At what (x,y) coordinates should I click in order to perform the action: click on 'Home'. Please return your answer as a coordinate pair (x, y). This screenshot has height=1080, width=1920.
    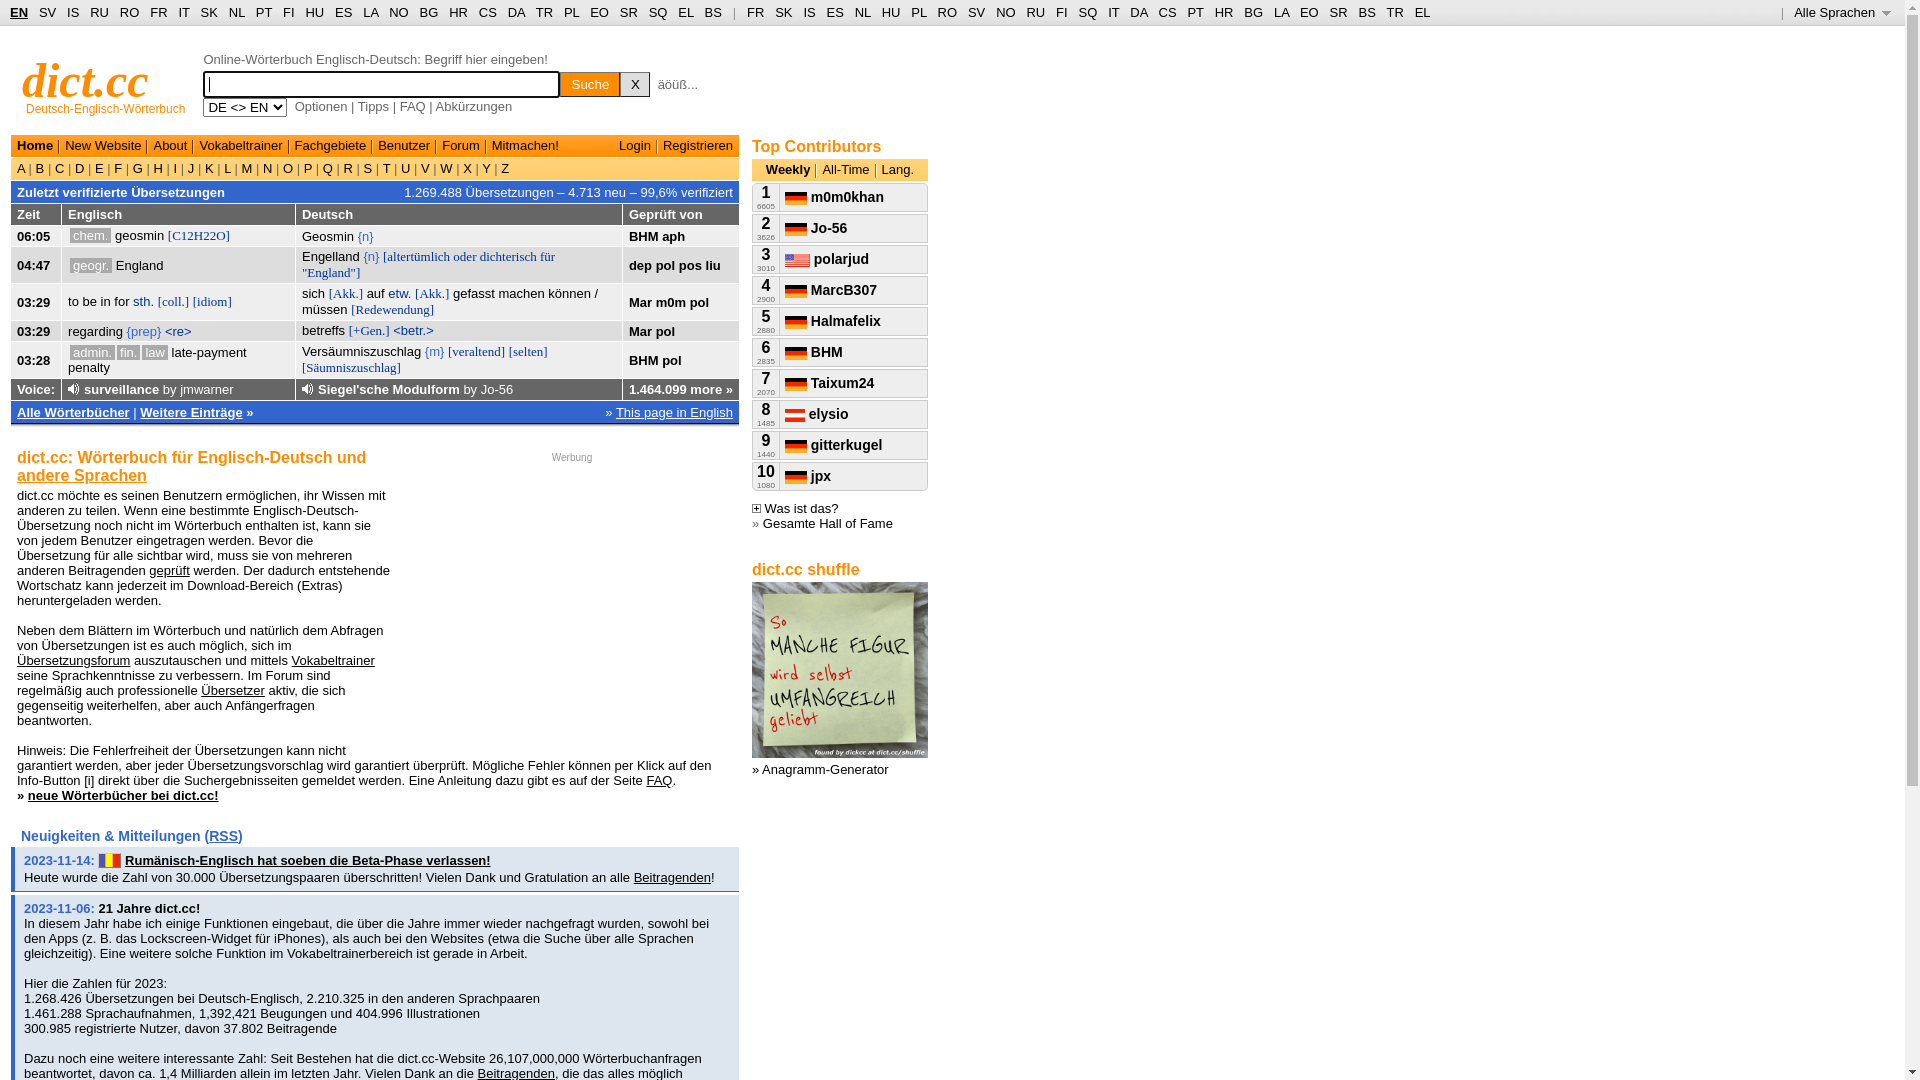
    Looking at the image, I should click on (34, 144).